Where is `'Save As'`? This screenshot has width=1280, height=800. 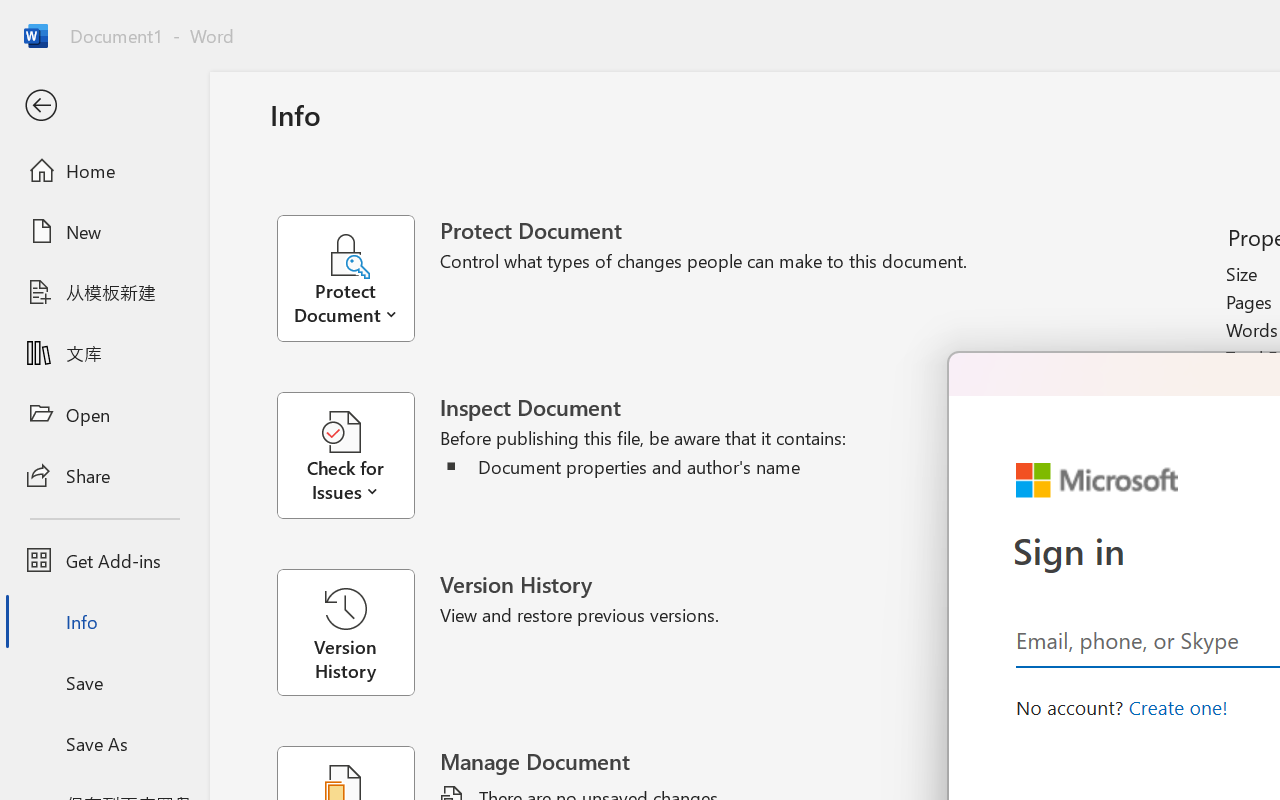
'Save As' is located at coordinates (103, 743).